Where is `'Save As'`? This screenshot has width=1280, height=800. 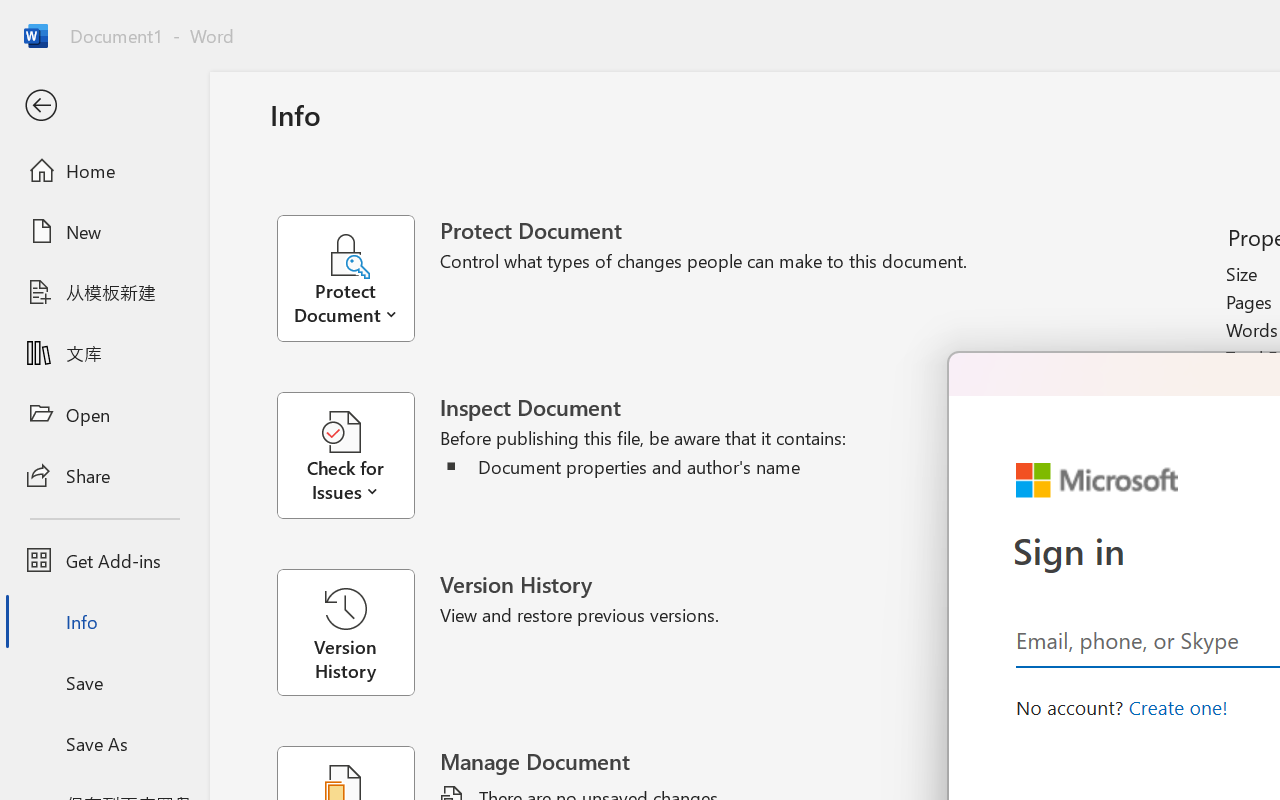
'Save As' is located at coordinates (103, 743).